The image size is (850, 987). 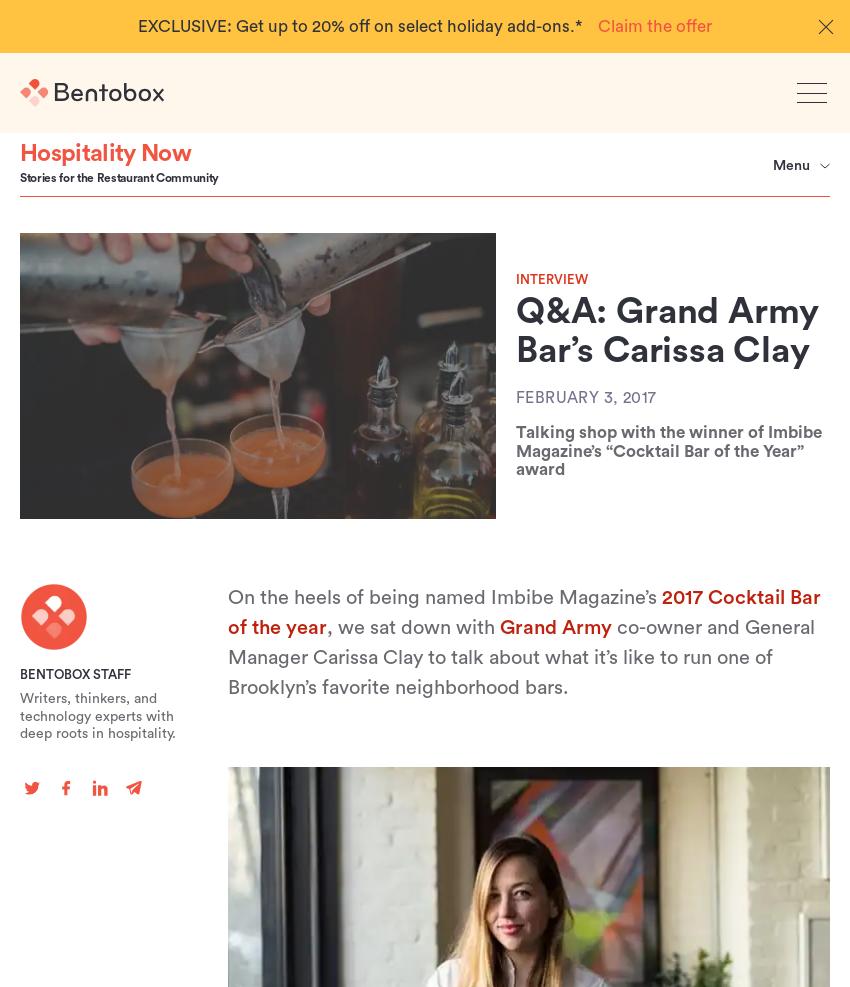 What do you see at coordinates (18, 152) in the screenshot?
I see `'Hospitality Now'` at bounding box center [18, 152].